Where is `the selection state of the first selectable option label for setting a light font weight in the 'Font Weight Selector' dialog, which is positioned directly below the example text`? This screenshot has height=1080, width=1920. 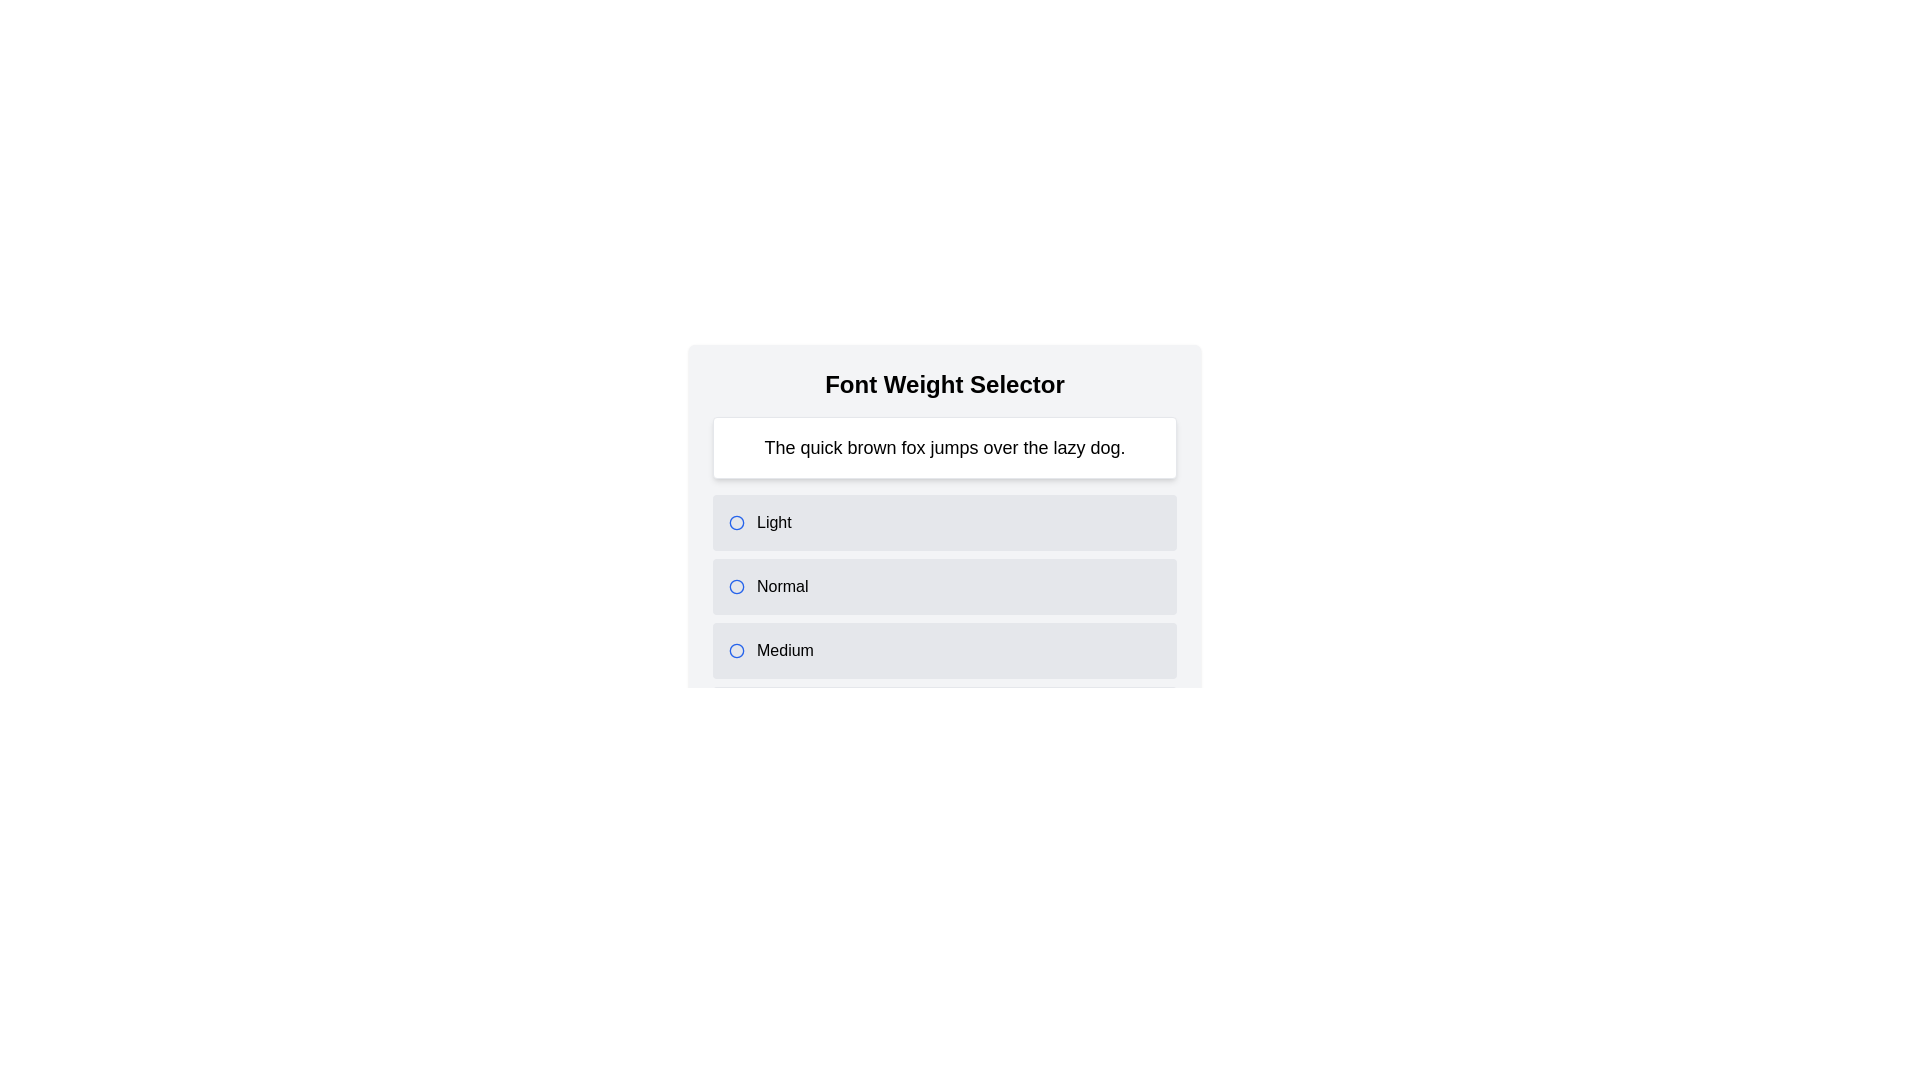
the selection state of the first selectable option label for setting a light font weight in the 'Font Weight Selector' dialog, which is positioned directly below the example text is located at coordinates (773, 522).